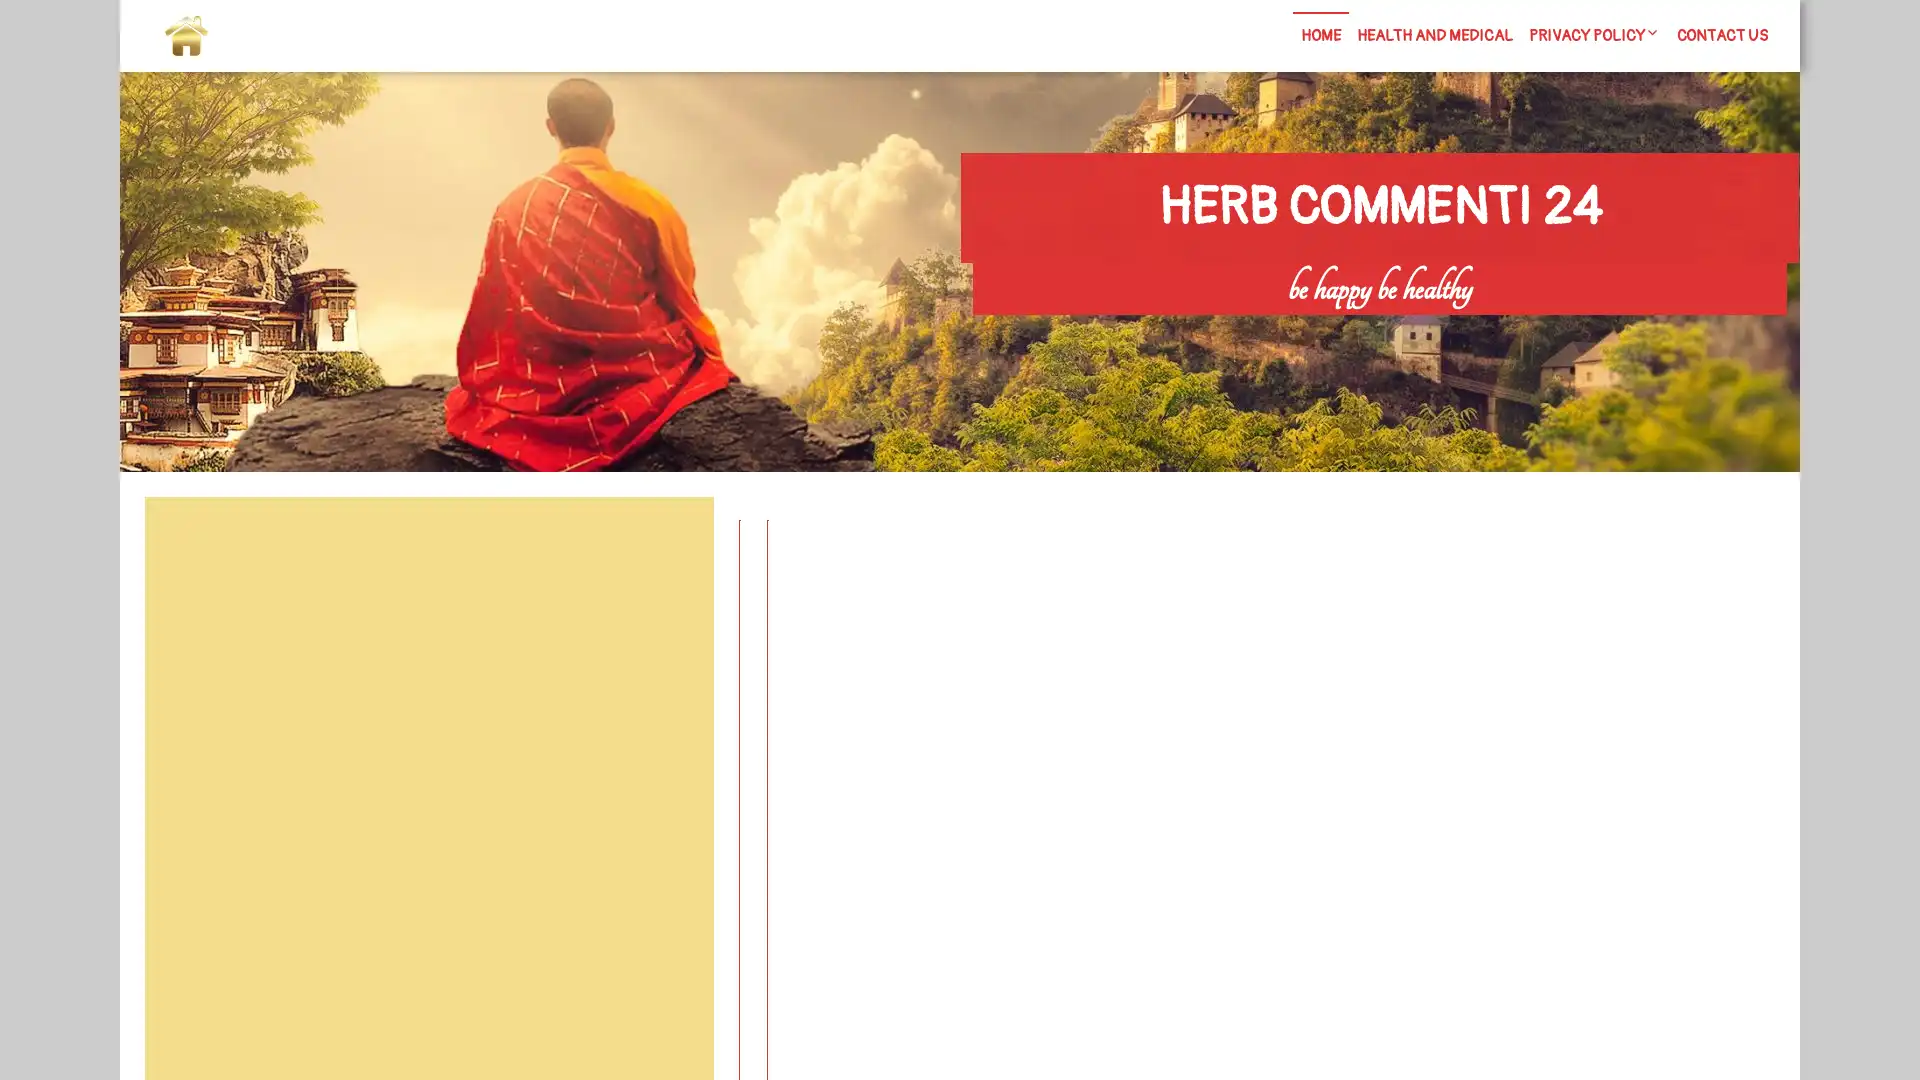 Image resolution: width=1920 pixels, height=1080 pixels. What do you see at coordinates (667, 545) in the screenshot?
I see `Search` at bounding box center [667, 545].